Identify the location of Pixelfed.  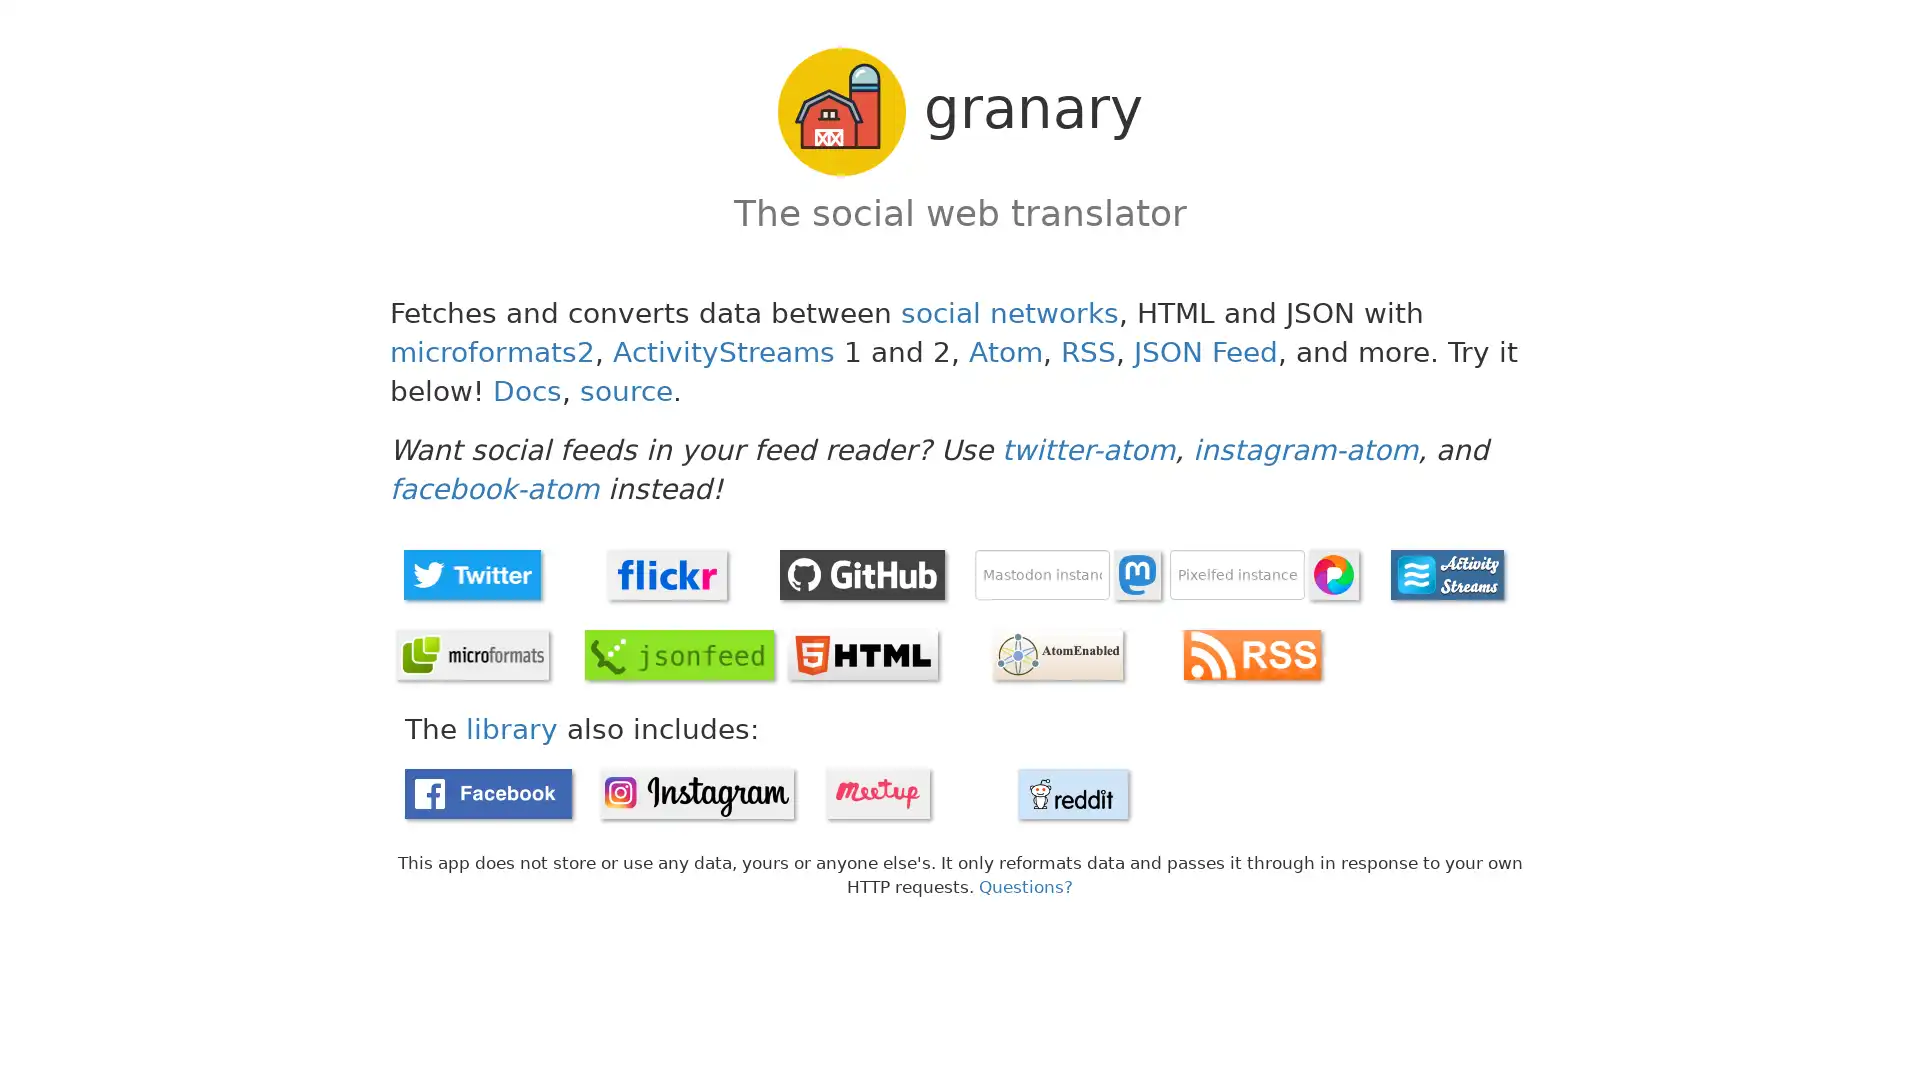
(1334, 574).